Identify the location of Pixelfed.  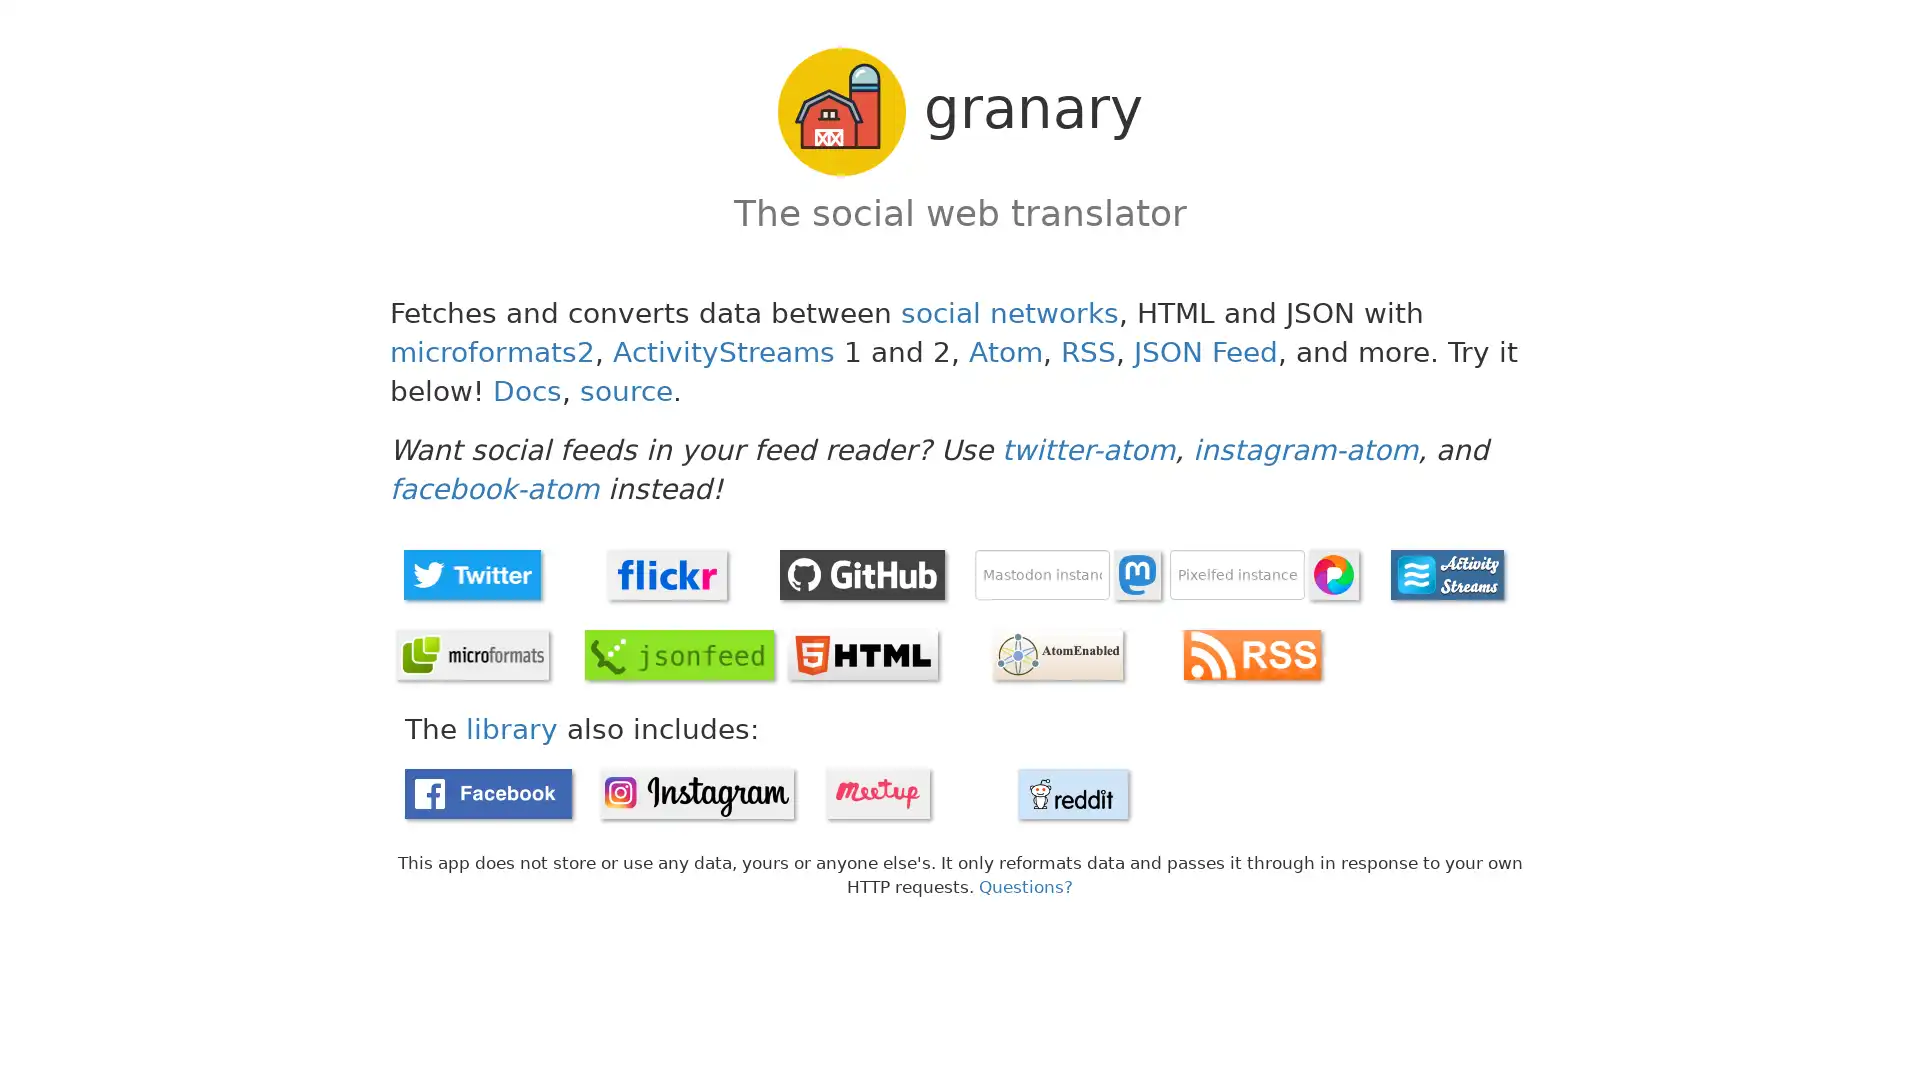
(1334, 574).